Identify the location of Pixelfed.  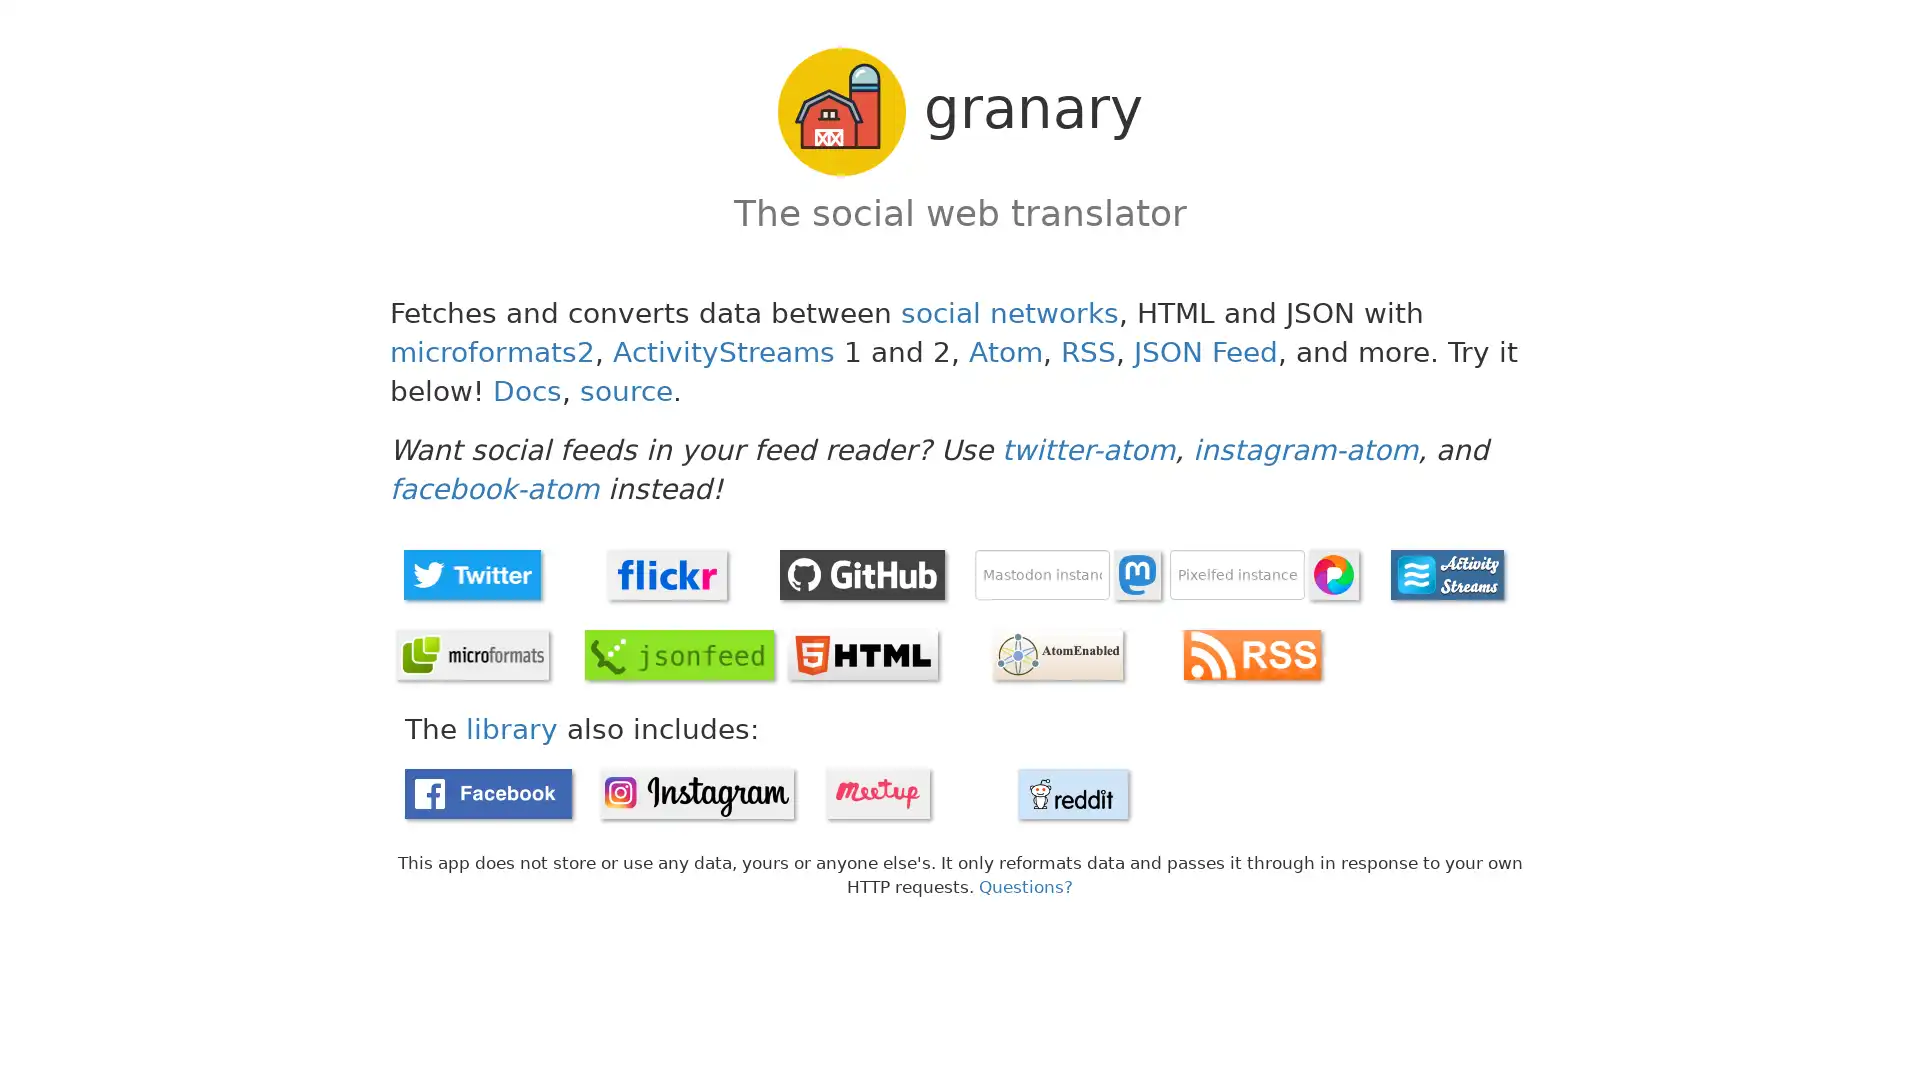
(1334, 574).